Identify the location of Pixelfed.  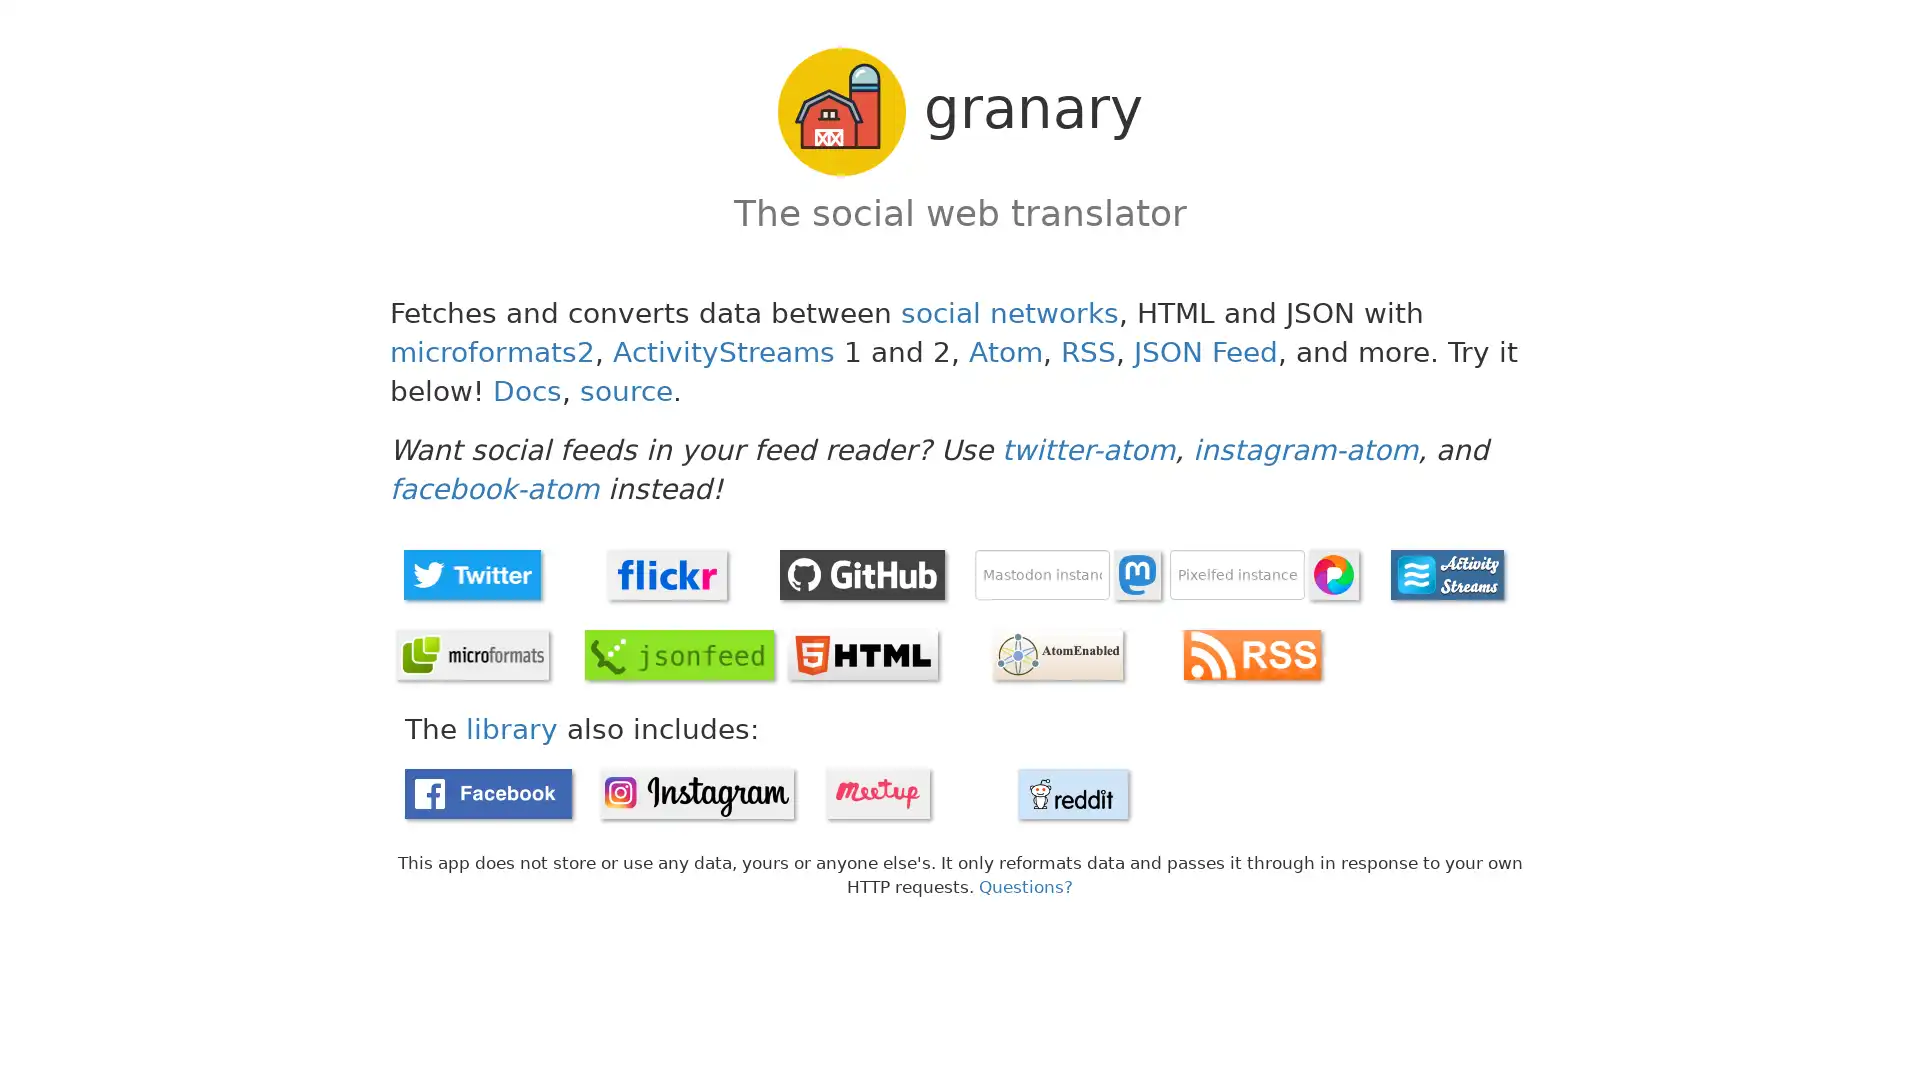
(1334, 574).